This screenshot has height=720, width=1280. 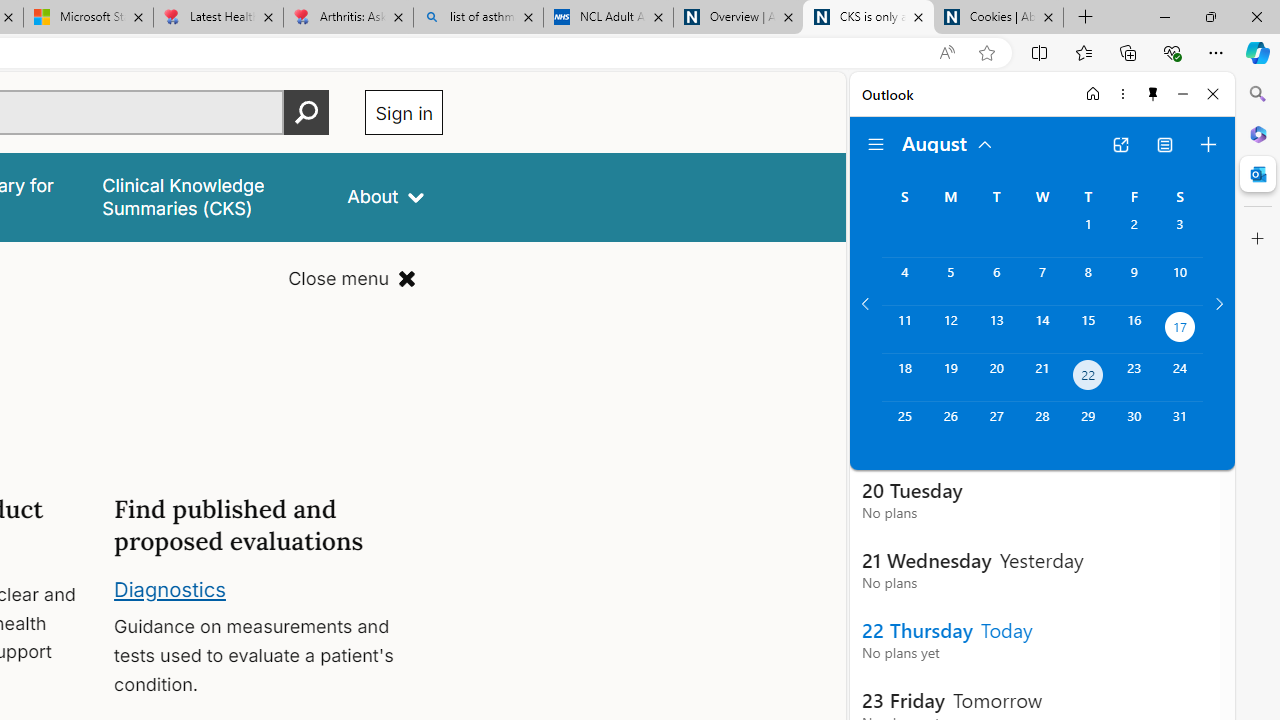 What do you see at coordinates (1180, 328) in the screenshot?
I see `'Saturday, August 17, 2024. Date selected. '` at bounding box center [1180, 328].